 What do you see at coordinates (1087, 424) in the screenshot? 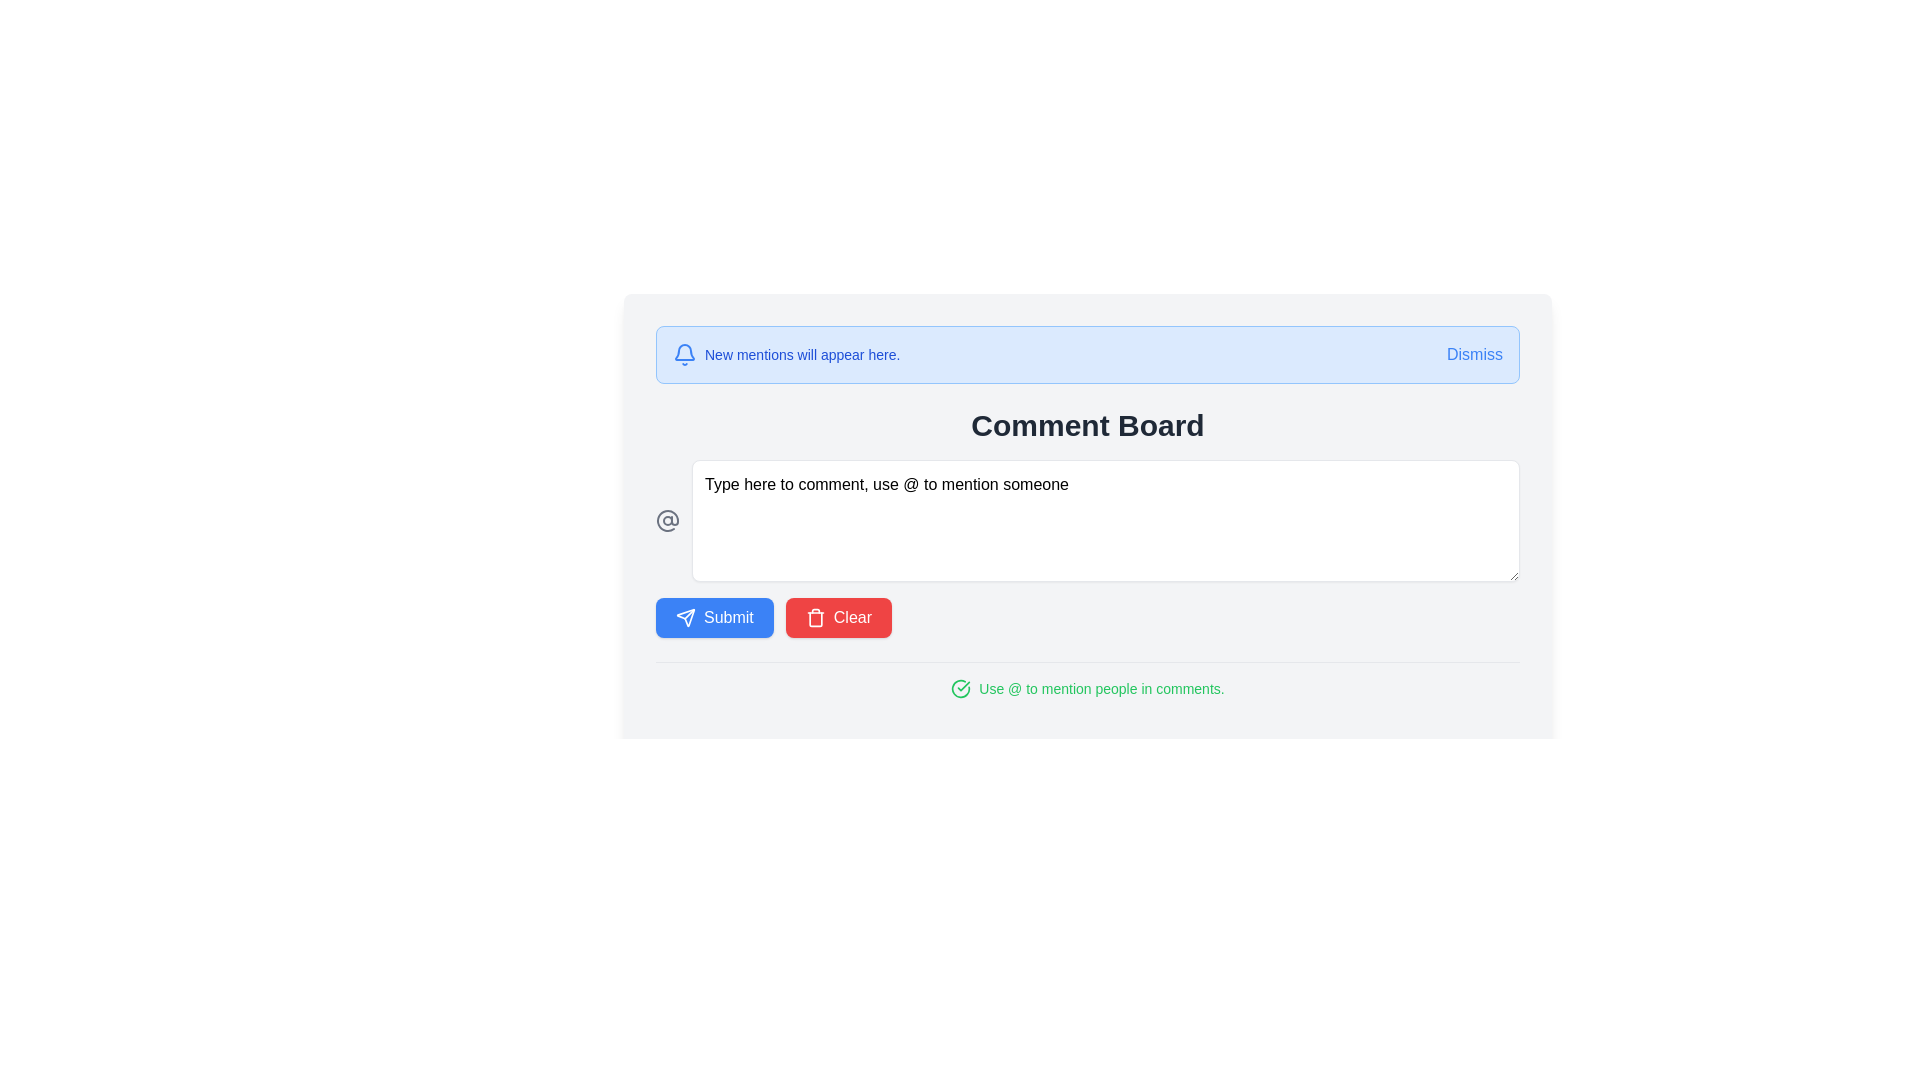
I see `the text label that serves as a title for the comment section, which is located centrally below the informational banner and above the comment input section` at bounding box center [1087, 424].